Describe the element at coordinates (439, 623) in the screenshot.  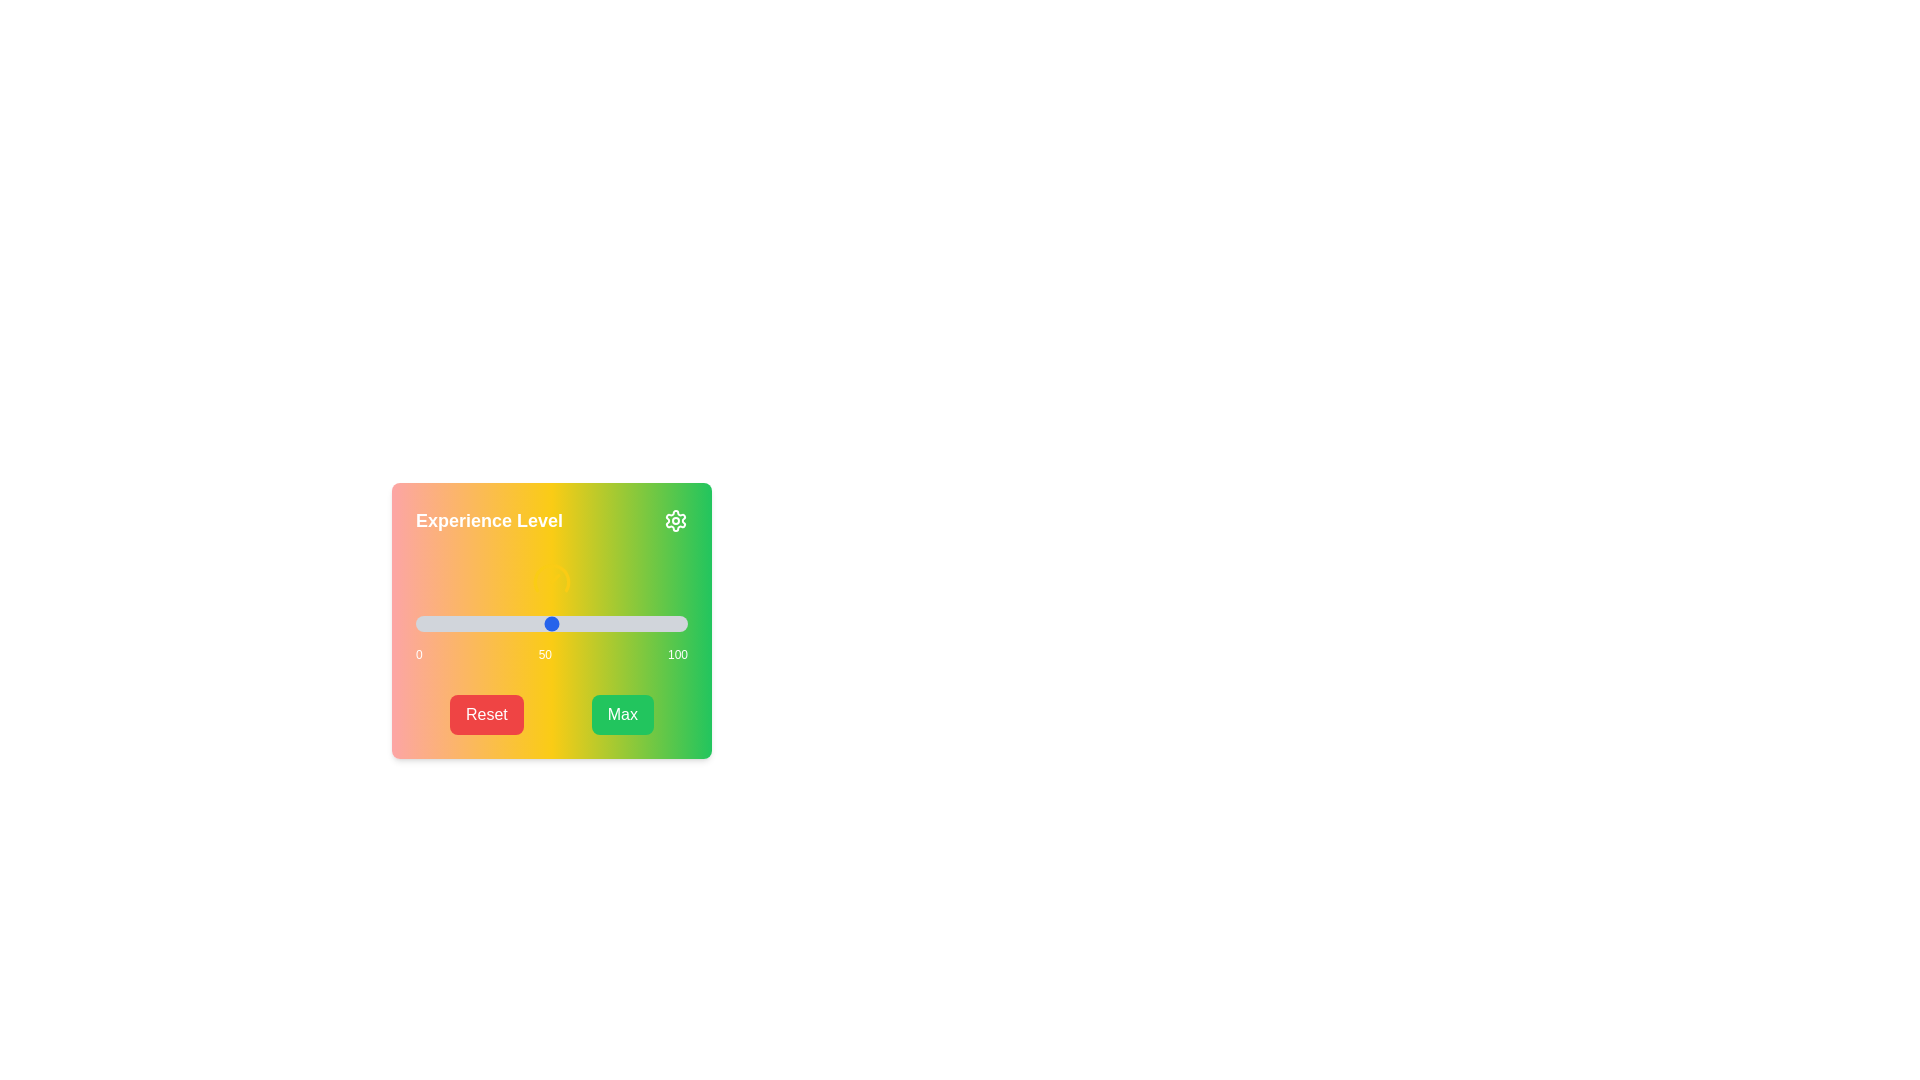
I see `the slider to set the value to 9` at that location.